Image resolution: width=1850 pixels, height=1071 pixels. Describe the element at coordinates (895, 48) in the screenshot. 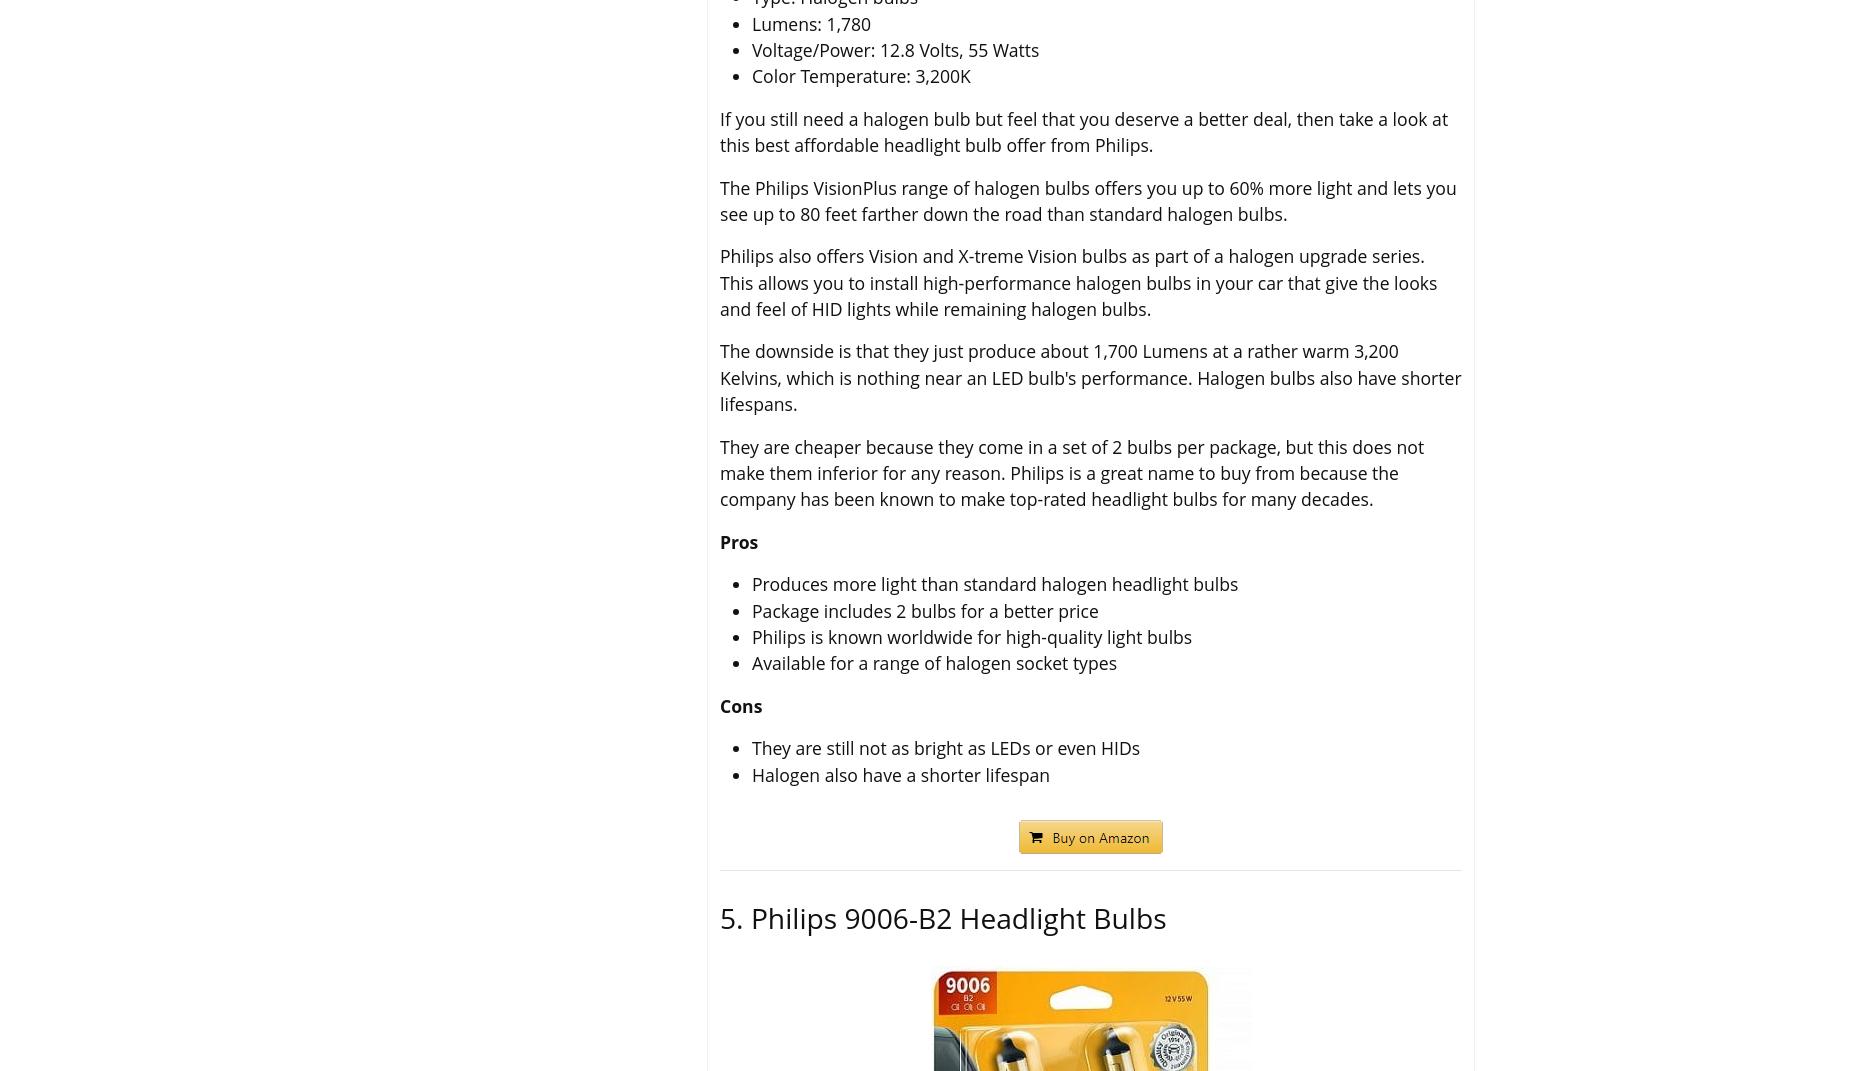

I see `'Voltage/Power: 12.8 Volts, 55 Watts'` at that location.